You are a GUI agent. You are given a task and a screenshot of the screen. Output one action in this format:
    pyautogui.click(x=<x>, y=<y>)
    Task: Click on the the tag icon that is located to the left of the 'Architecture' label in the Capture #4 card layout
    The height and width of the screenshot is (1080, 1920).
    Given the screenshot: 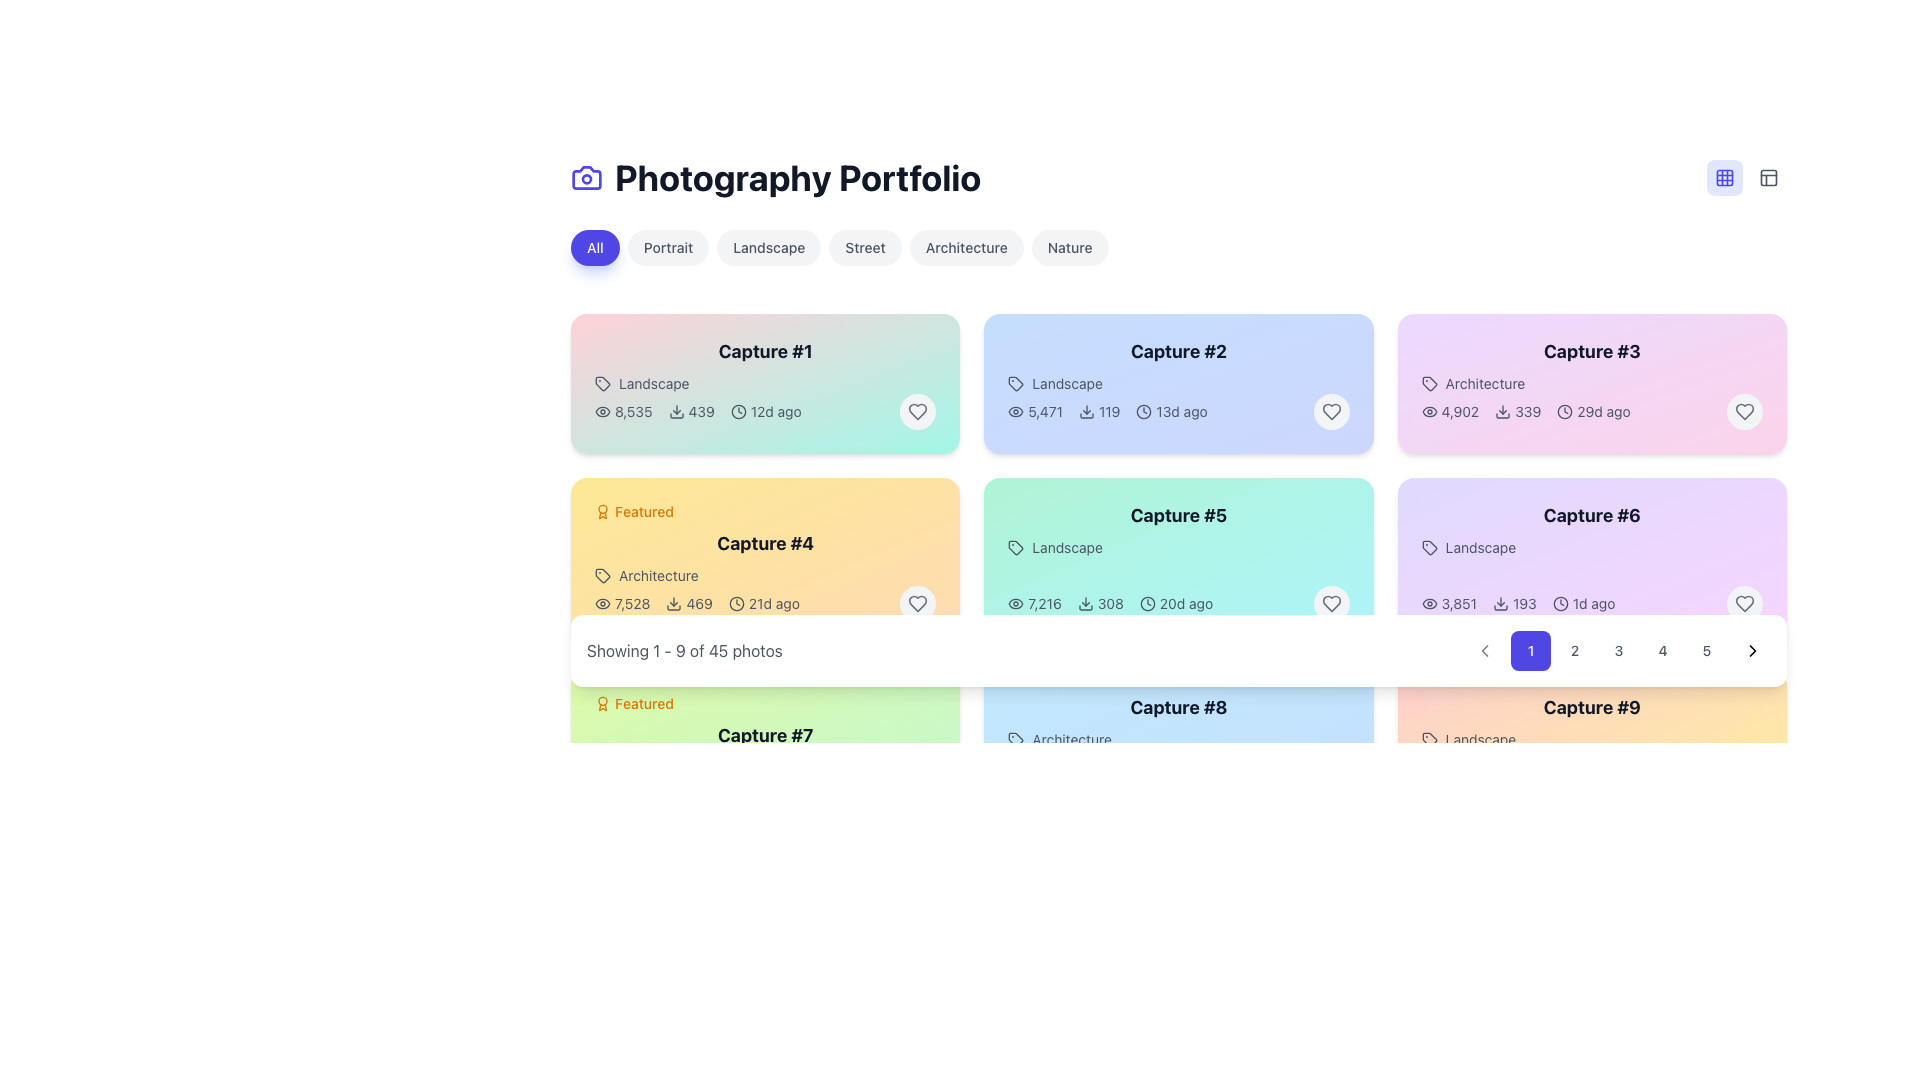 What is the action you would take?
    pyautogui.click(x=602, y=575)
    